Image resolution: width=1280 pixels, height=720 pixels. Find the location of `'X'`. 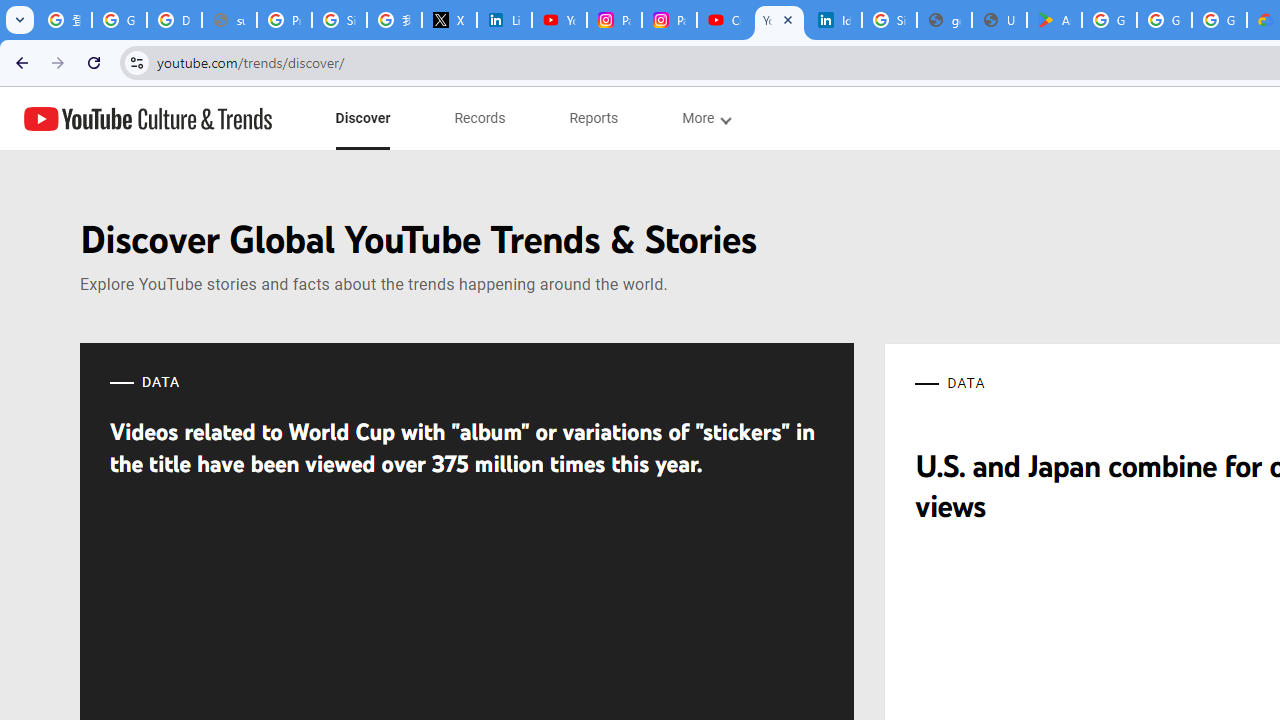

'X' is located at coordinates (448, 20).